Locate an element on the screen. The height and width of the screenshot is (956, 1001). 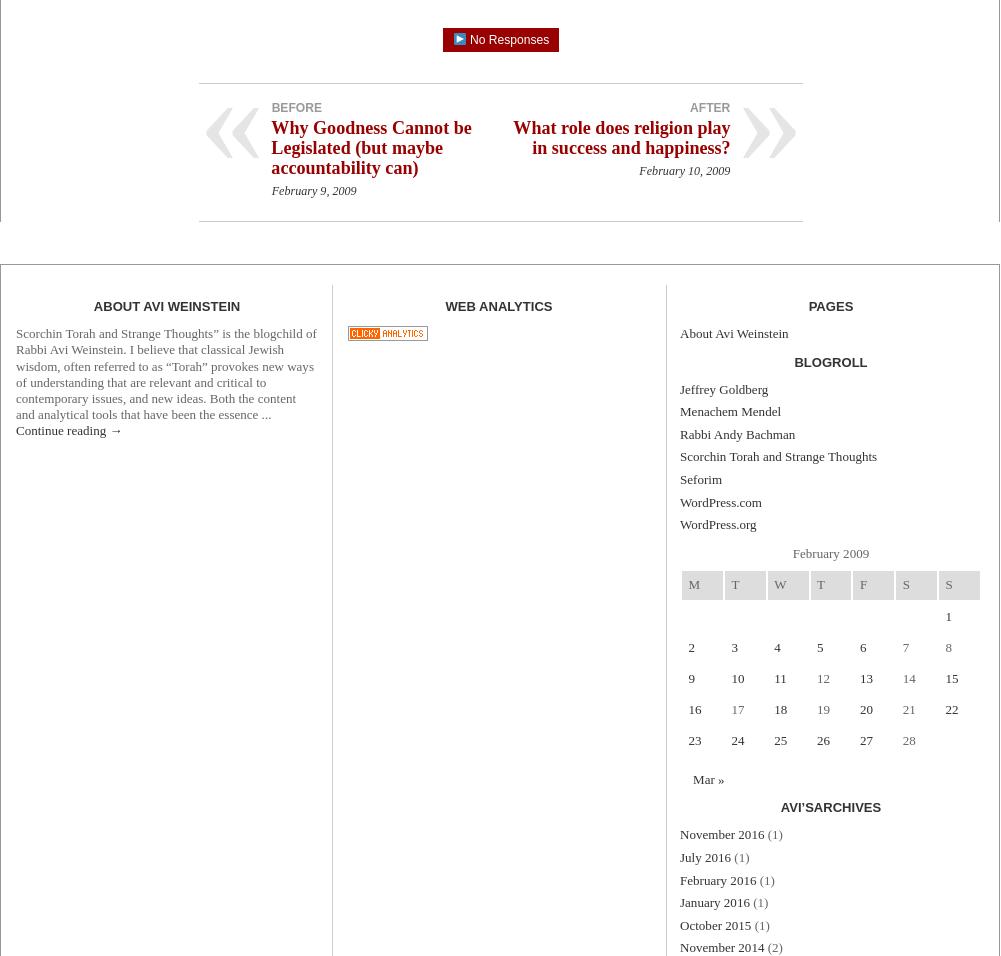
'October 2015' is located at coordinates (715, 924).